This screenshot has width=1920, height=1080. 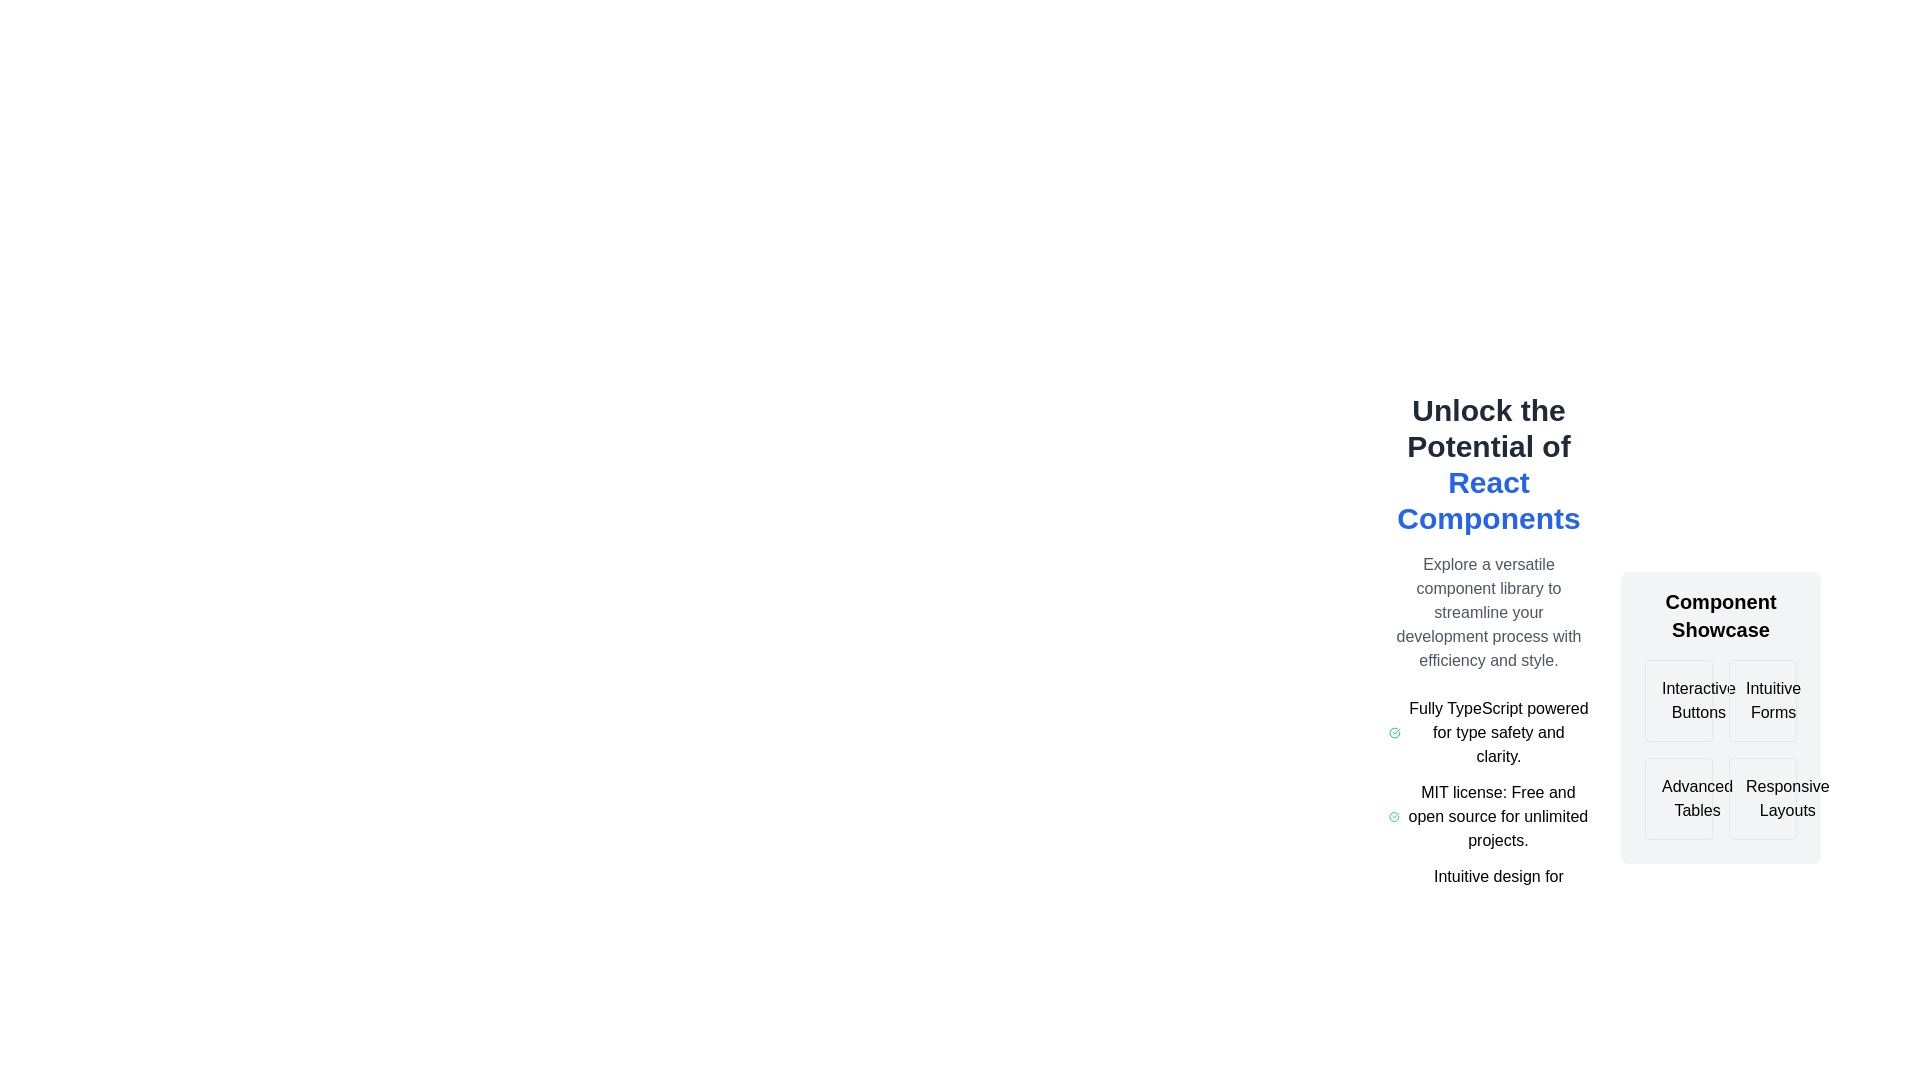 What do you see at coordinates (1813, 699) in the screenshot?
I see `the design of the SVG Icon that signifies a rating or favorite, located in the 'Component Showcase' panel on the right side of the page` at bounding box center [1813, 699].